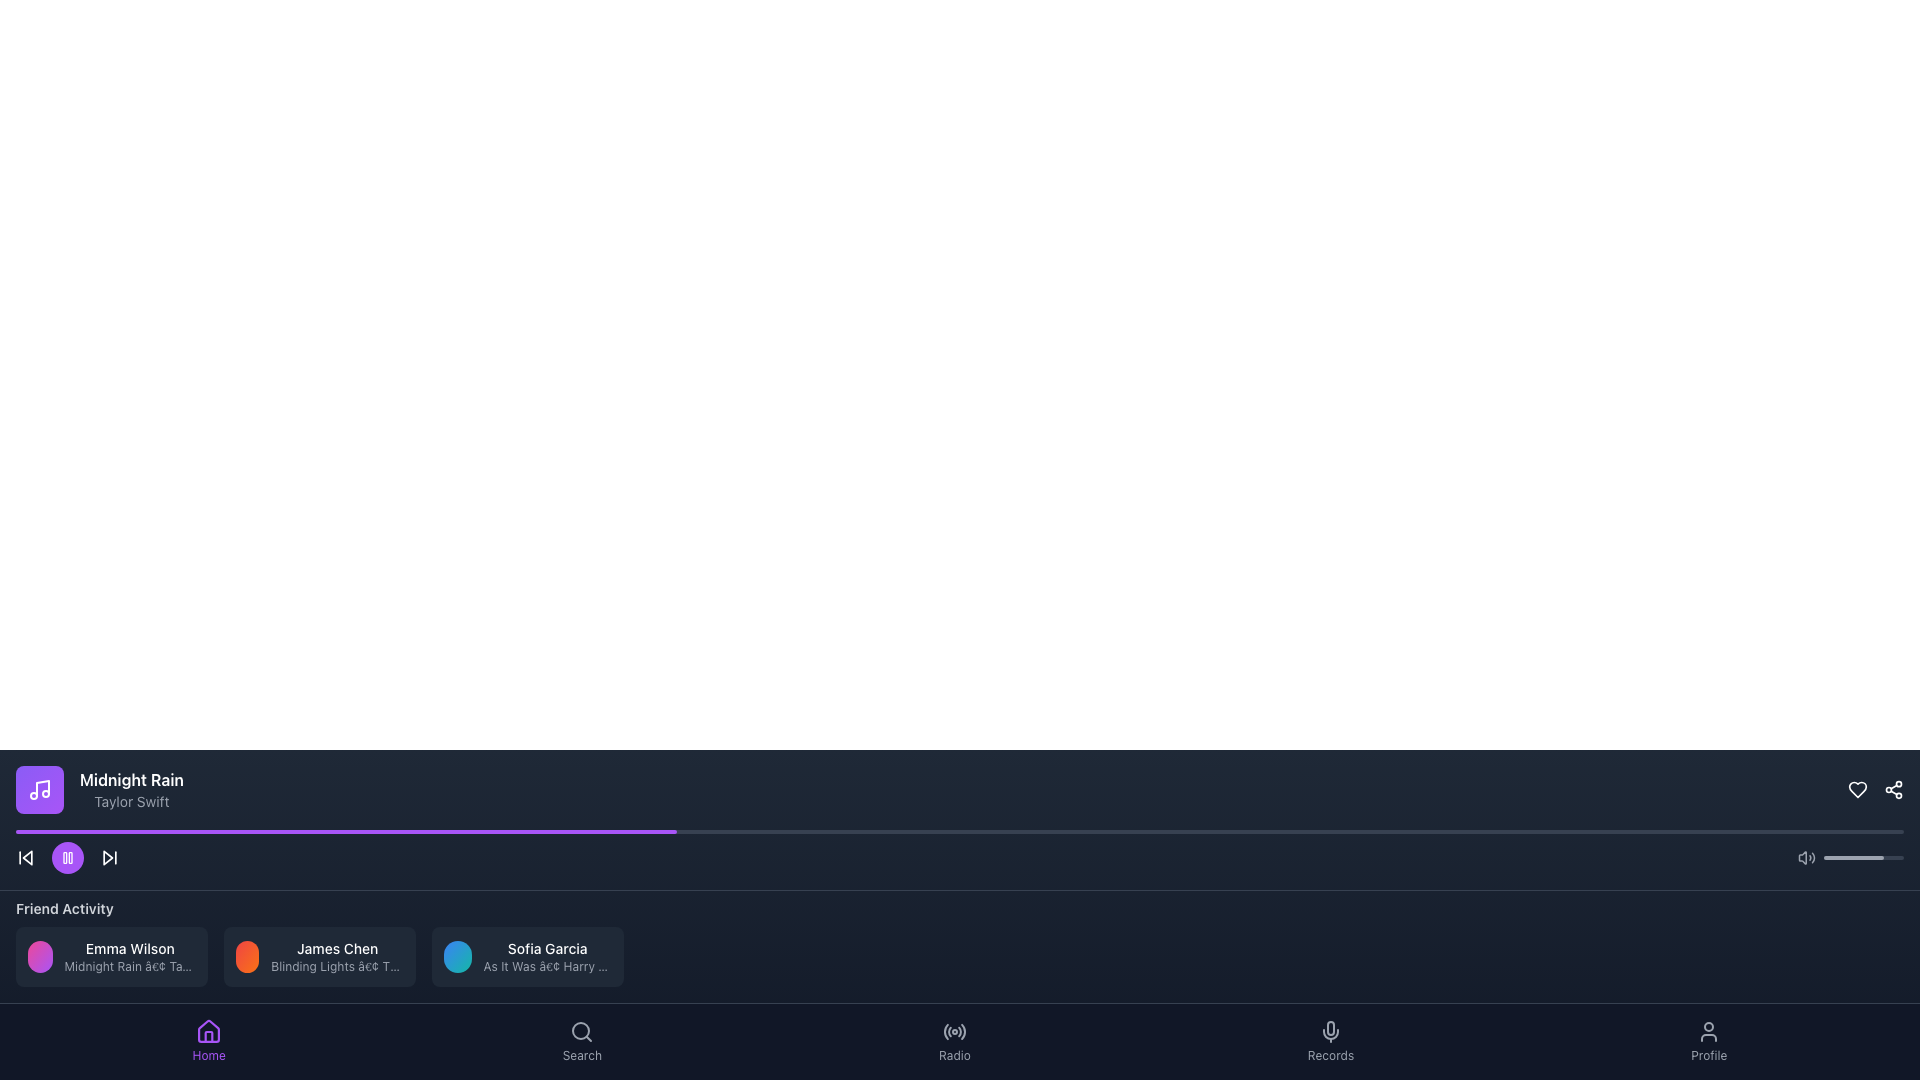  Describe the element at coordinates (1852, 856) in the screenshot. I see `the progress bar located towards the bottom right corner of the interface, which indicates a percentage or value within a 0-100 range` at that location.